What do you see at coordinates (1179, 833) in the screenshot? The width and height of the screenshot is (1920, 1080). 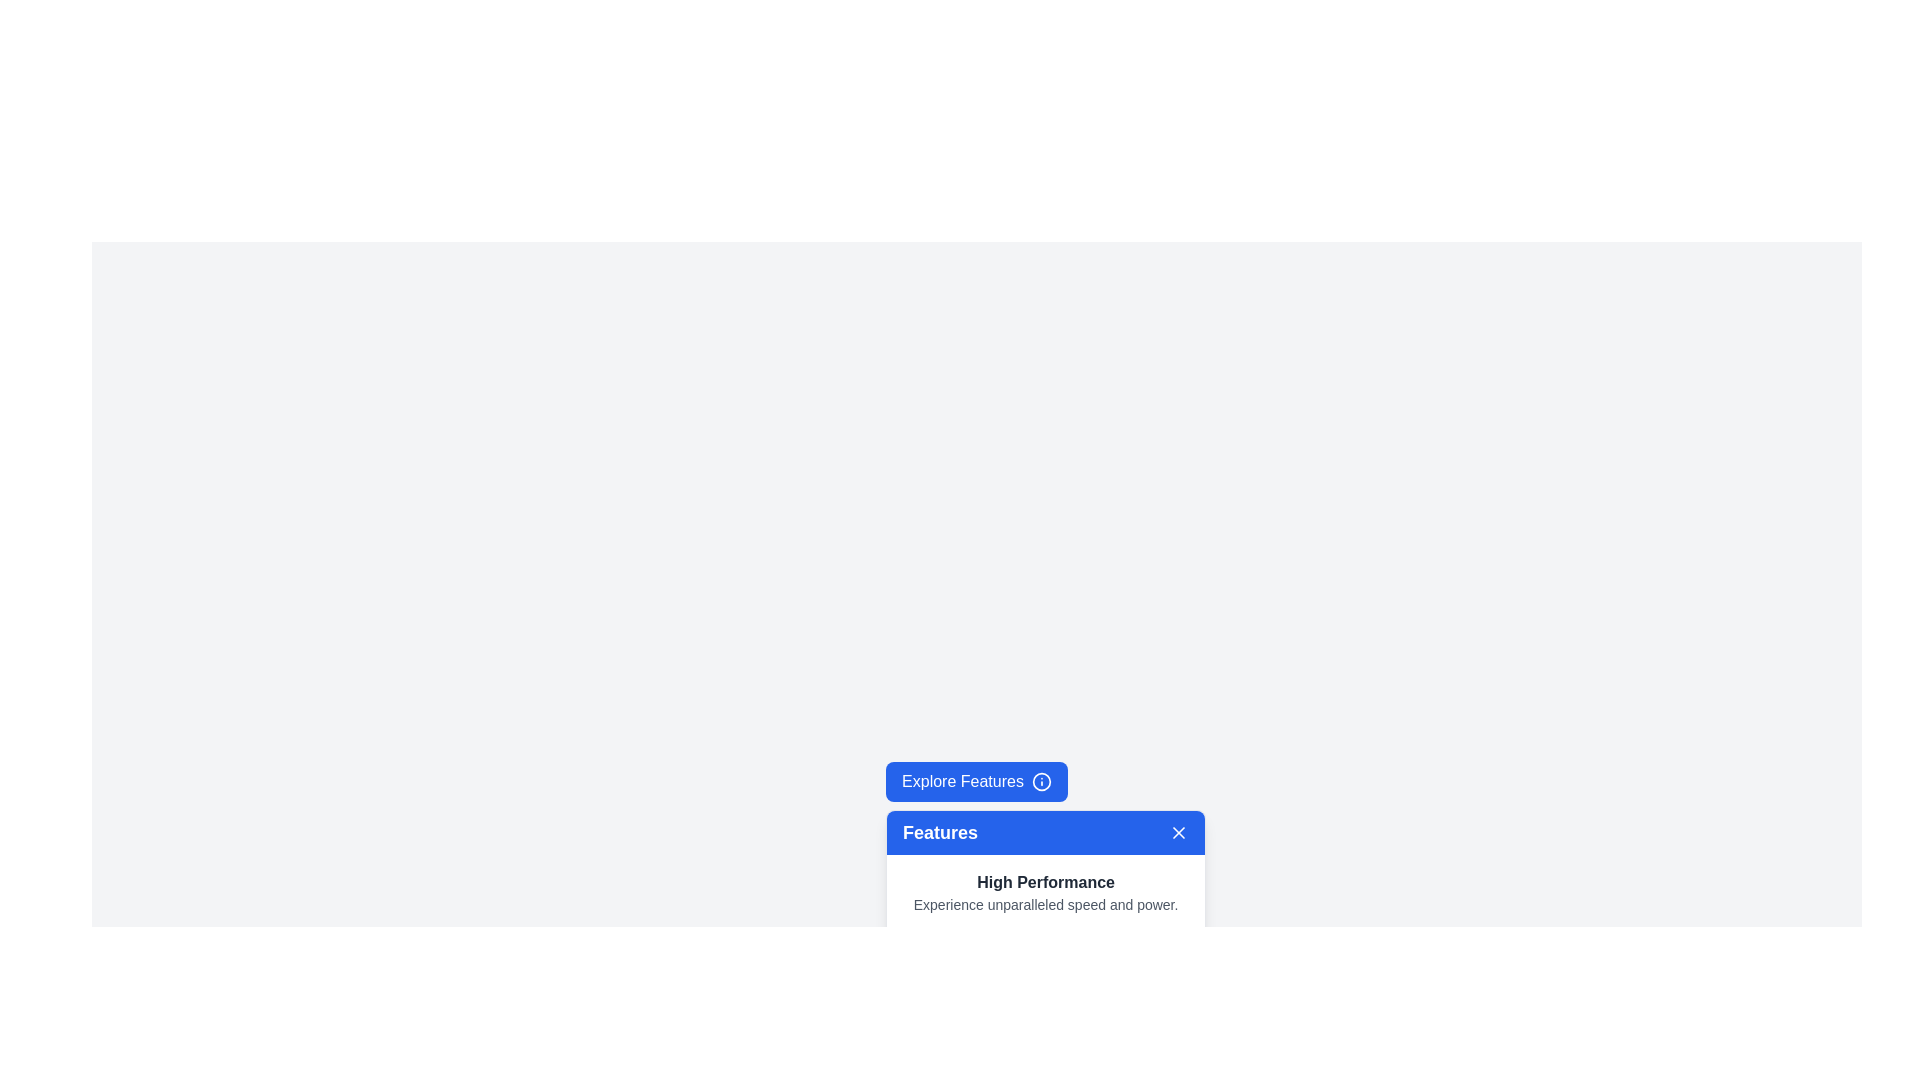 I see `the small blue circular button with a white 'X' icon located in the top-right corner of the 'Features' header` at bounding box center [1179, 833].